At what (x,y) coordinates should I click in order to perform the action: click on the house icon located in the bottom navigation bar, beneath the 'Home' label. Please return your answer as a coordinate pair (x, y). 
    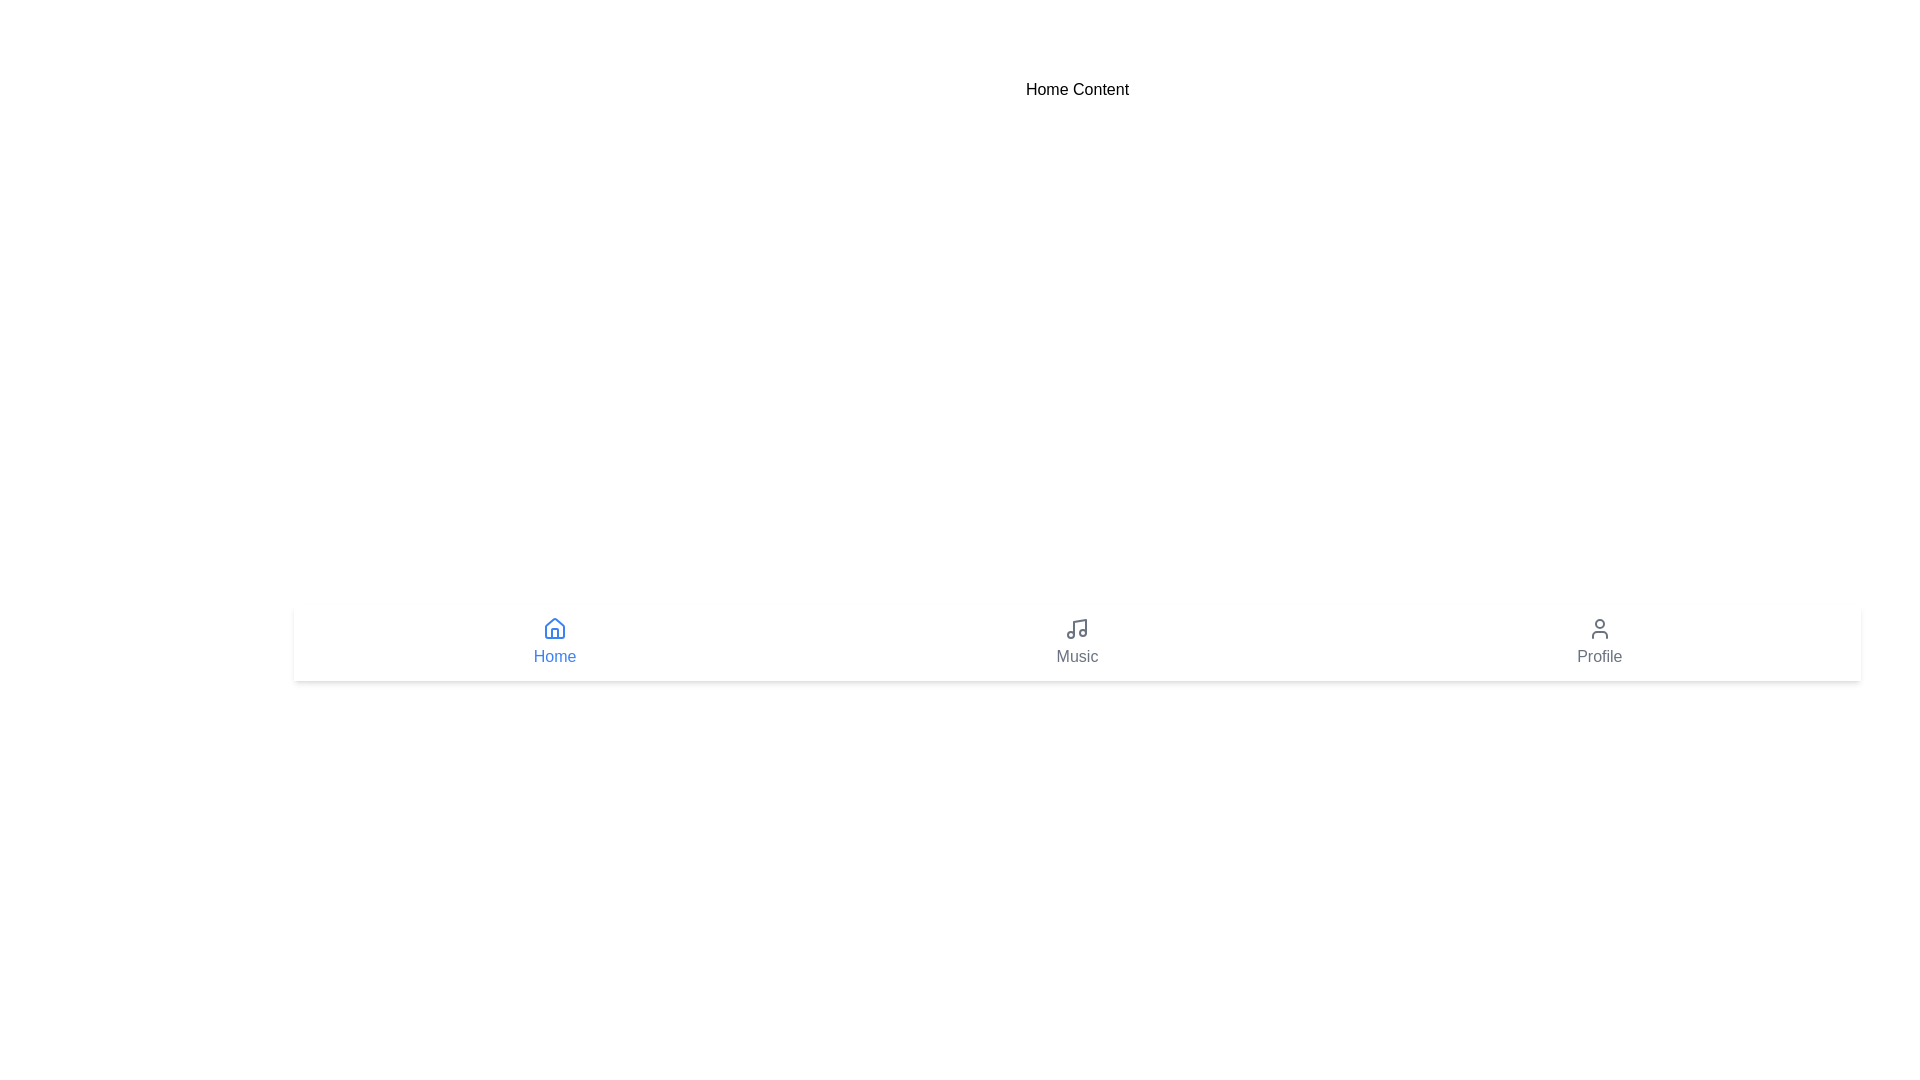
    Looking at the image, I should click on (555, 627).